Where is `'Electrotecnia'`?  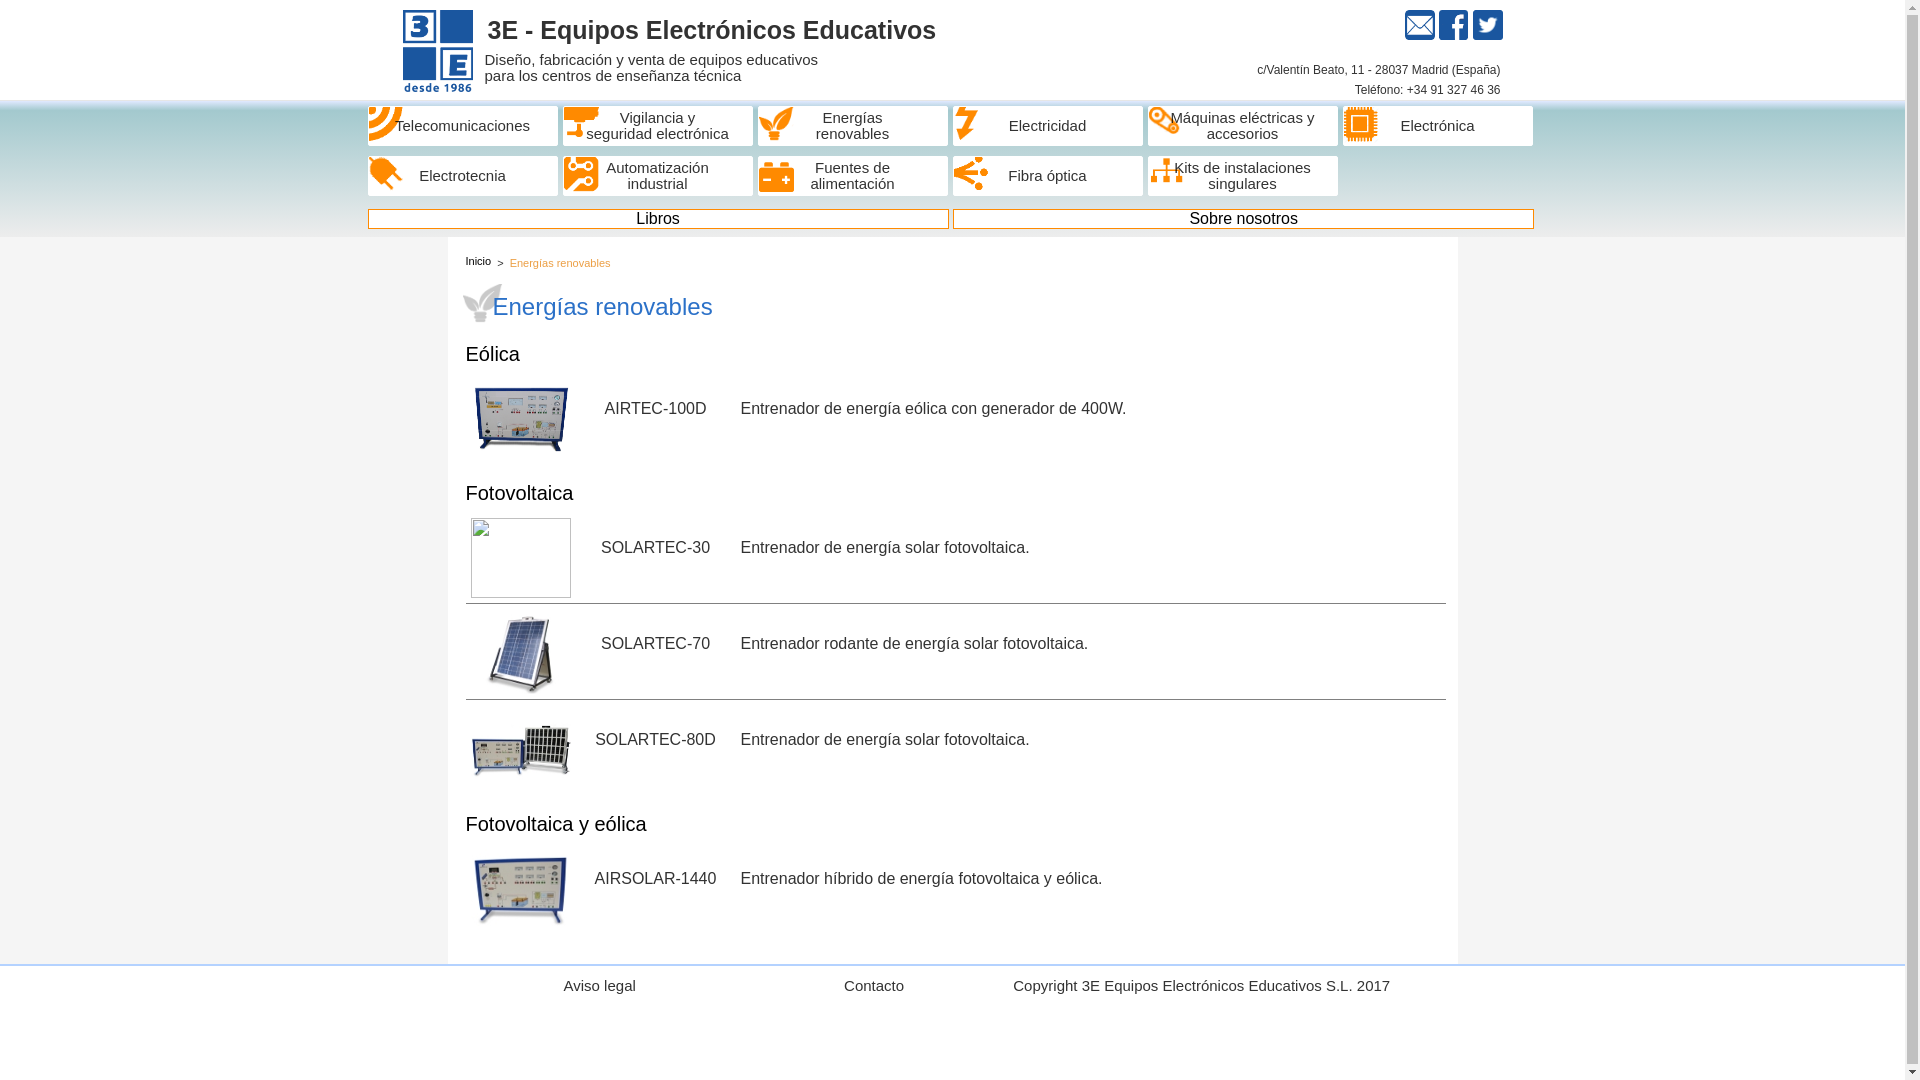
'Electrotecnia' is located at coordinates (368, 175).